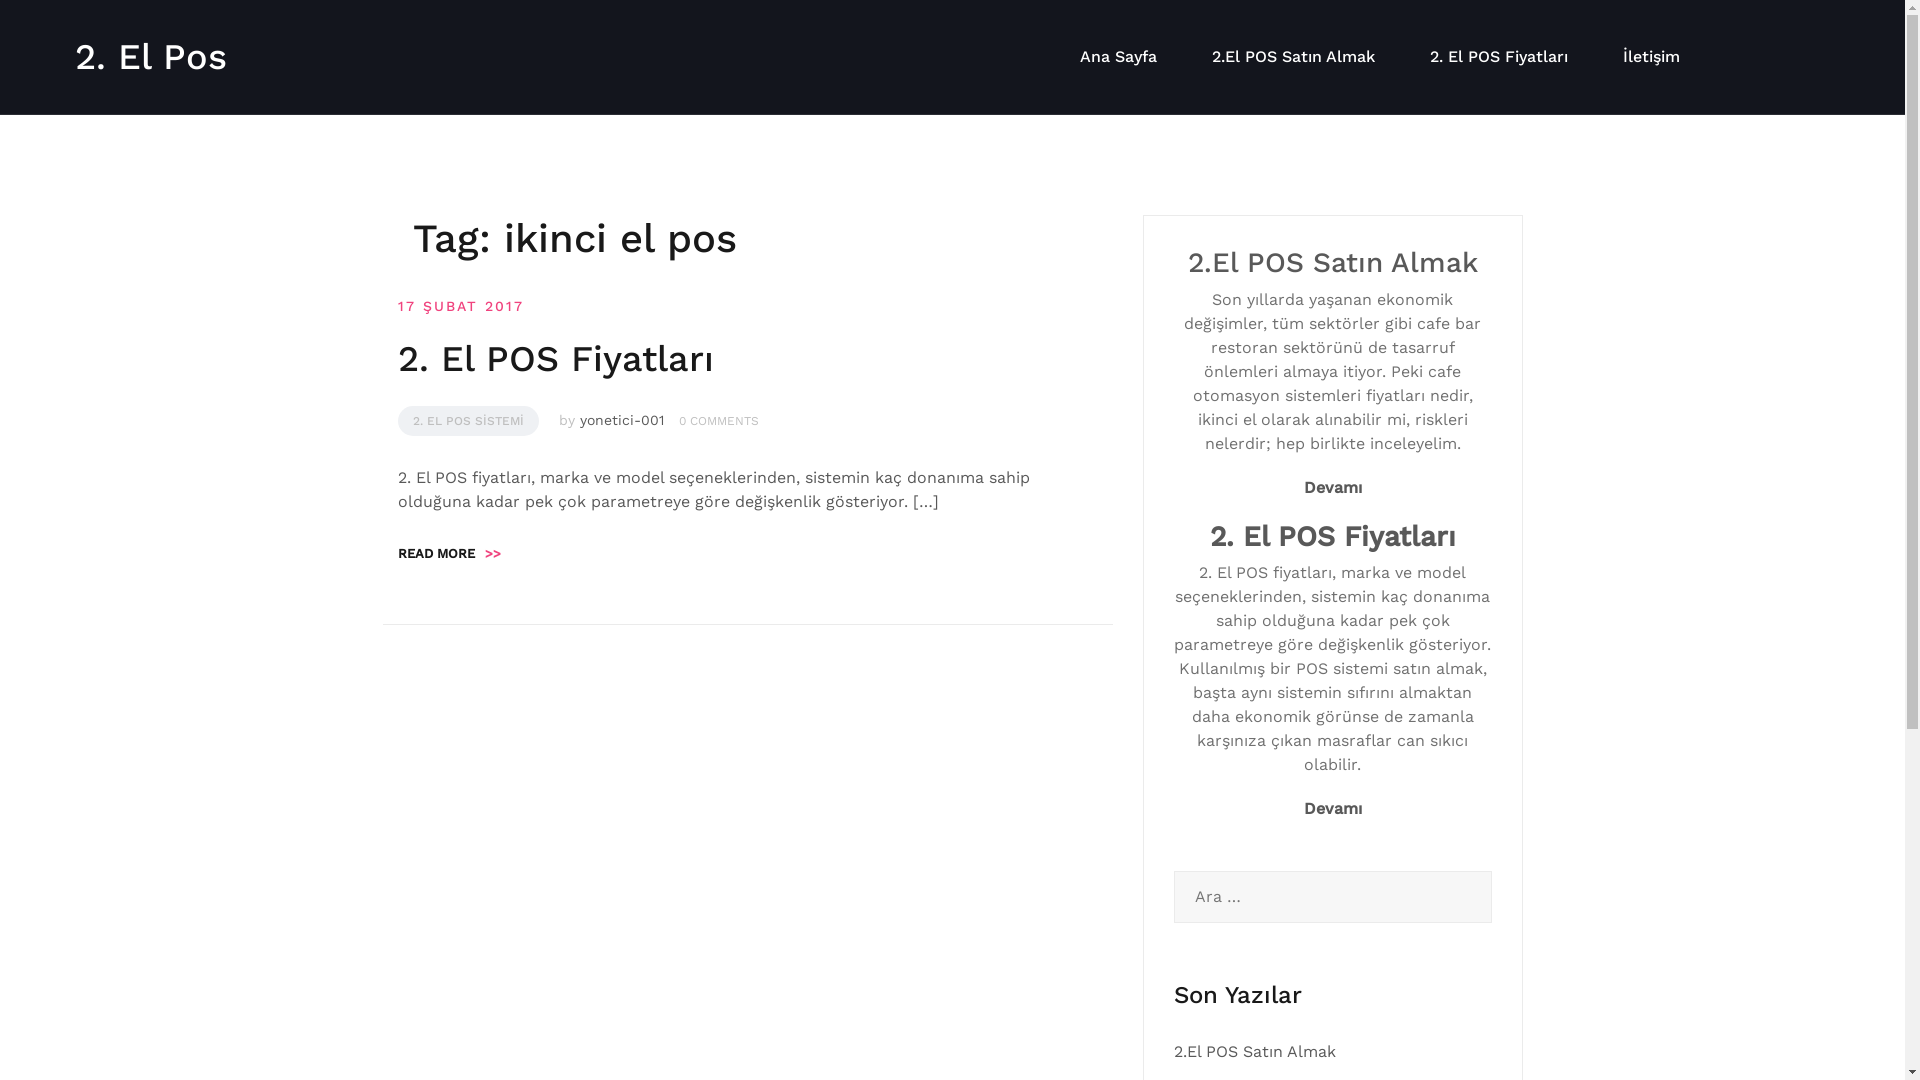 Image resolution: width=1920 pixels, height=1080 pixels. Describe the element at coordinates (448, 554) in the screenshot. I see `'READ MORE>>'` at that location.